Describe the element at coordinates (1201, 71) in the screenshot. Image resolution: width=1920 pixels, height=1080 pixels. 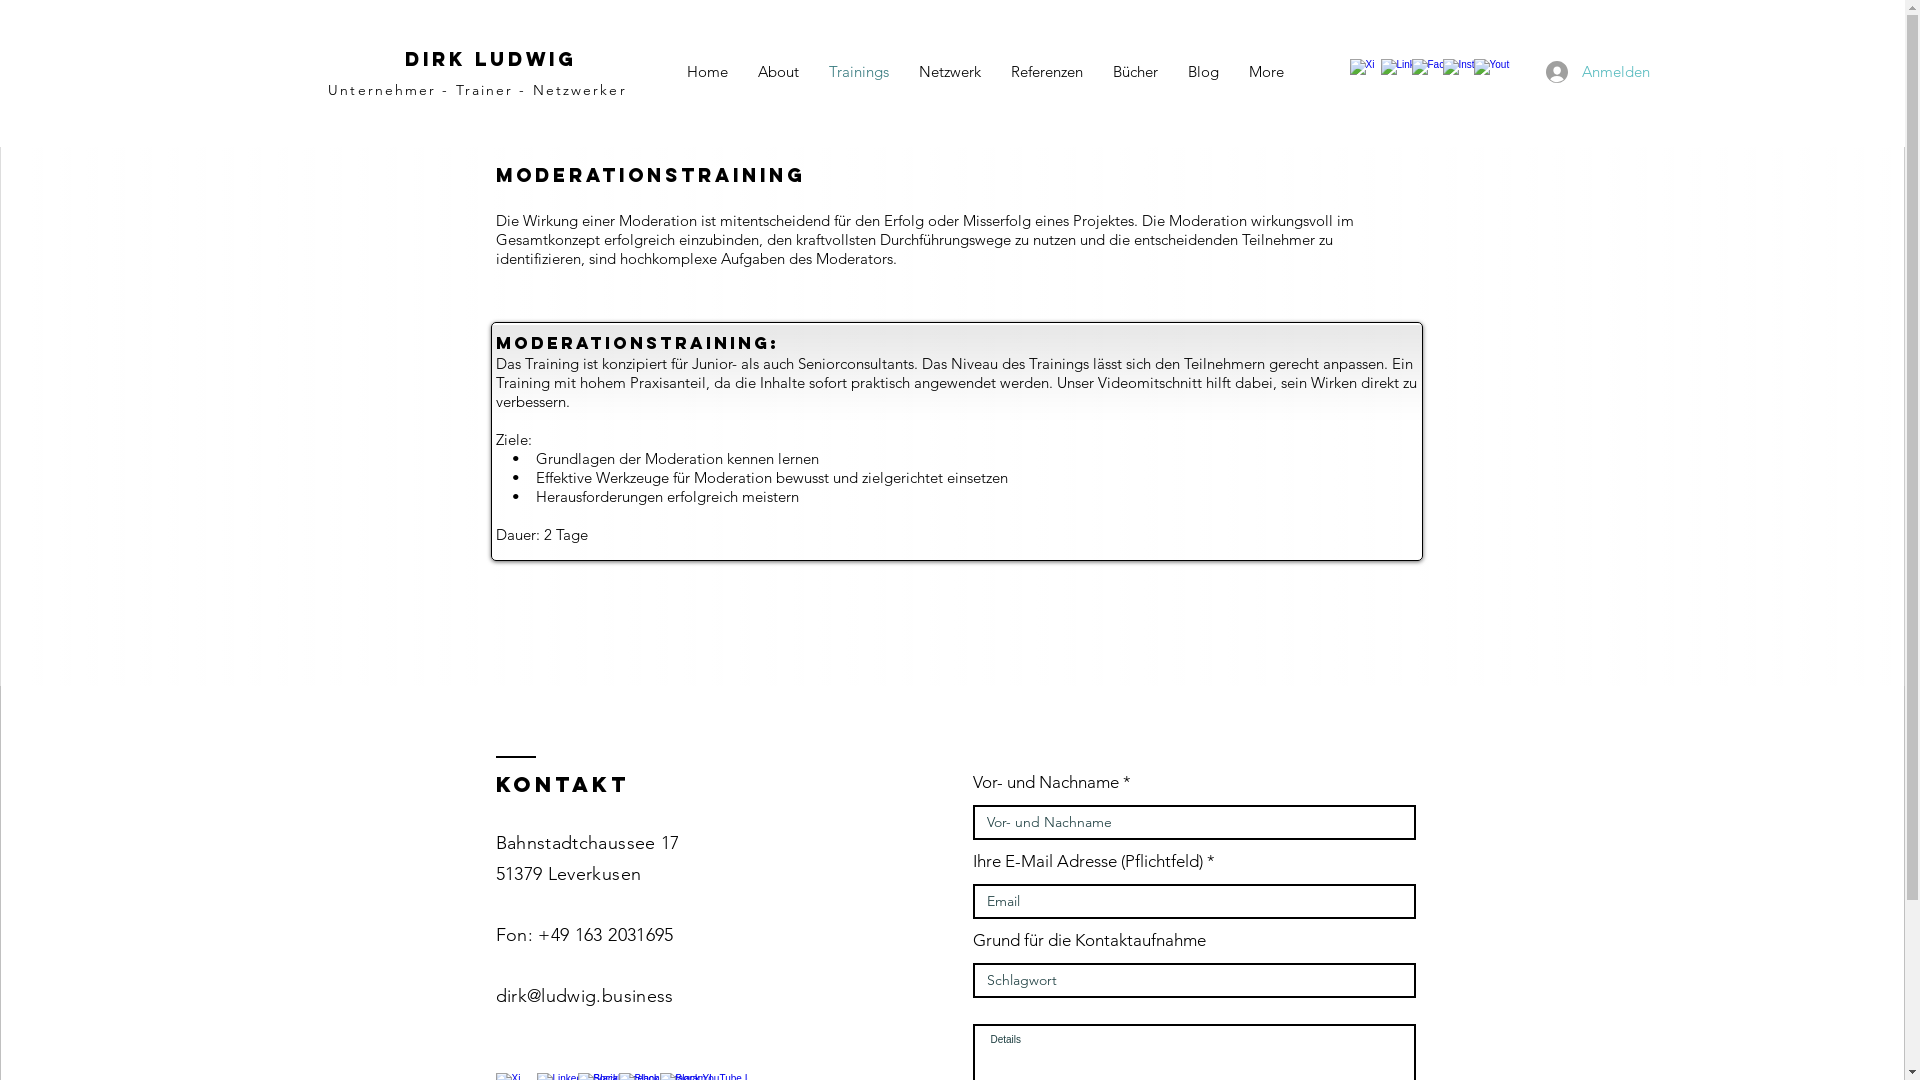
I see `'Blog'` at that location.